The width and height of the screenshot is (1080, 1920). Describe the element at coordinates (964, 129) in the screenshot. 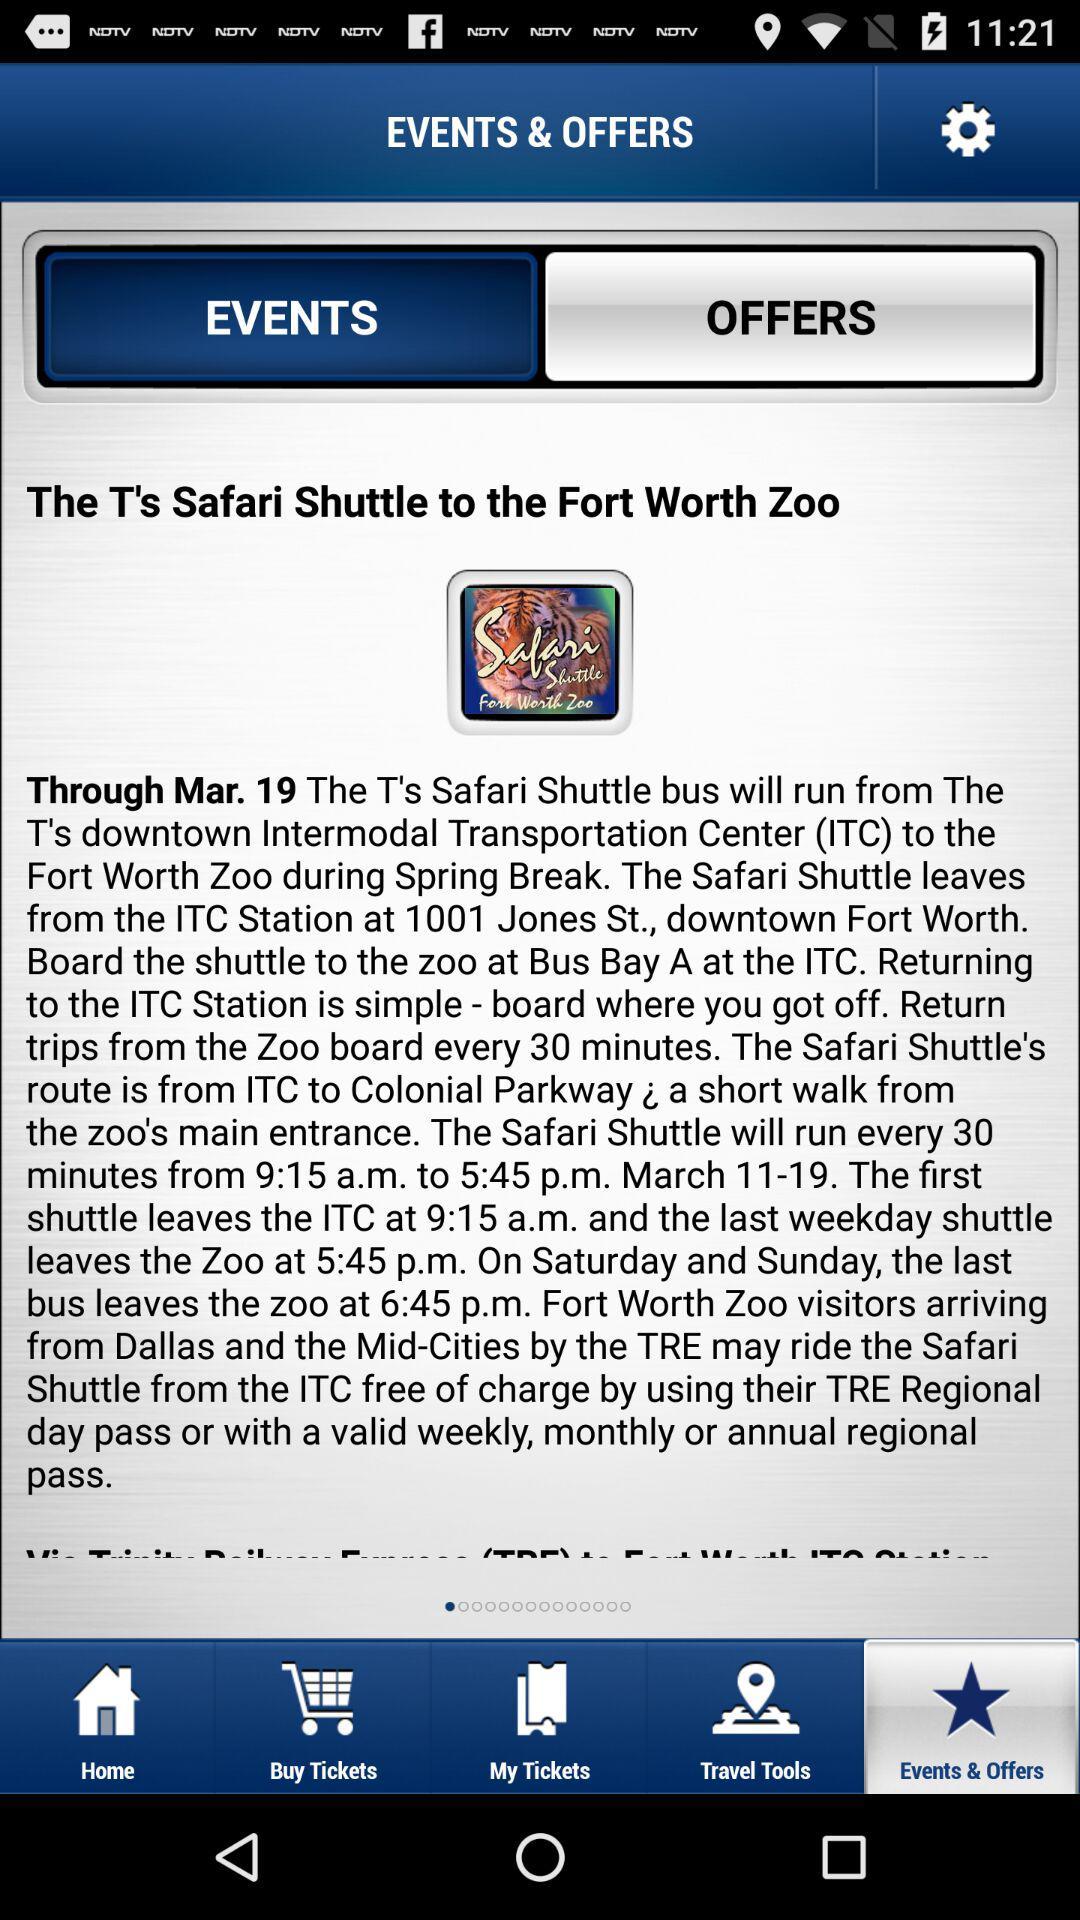

I see `settings` at that location.